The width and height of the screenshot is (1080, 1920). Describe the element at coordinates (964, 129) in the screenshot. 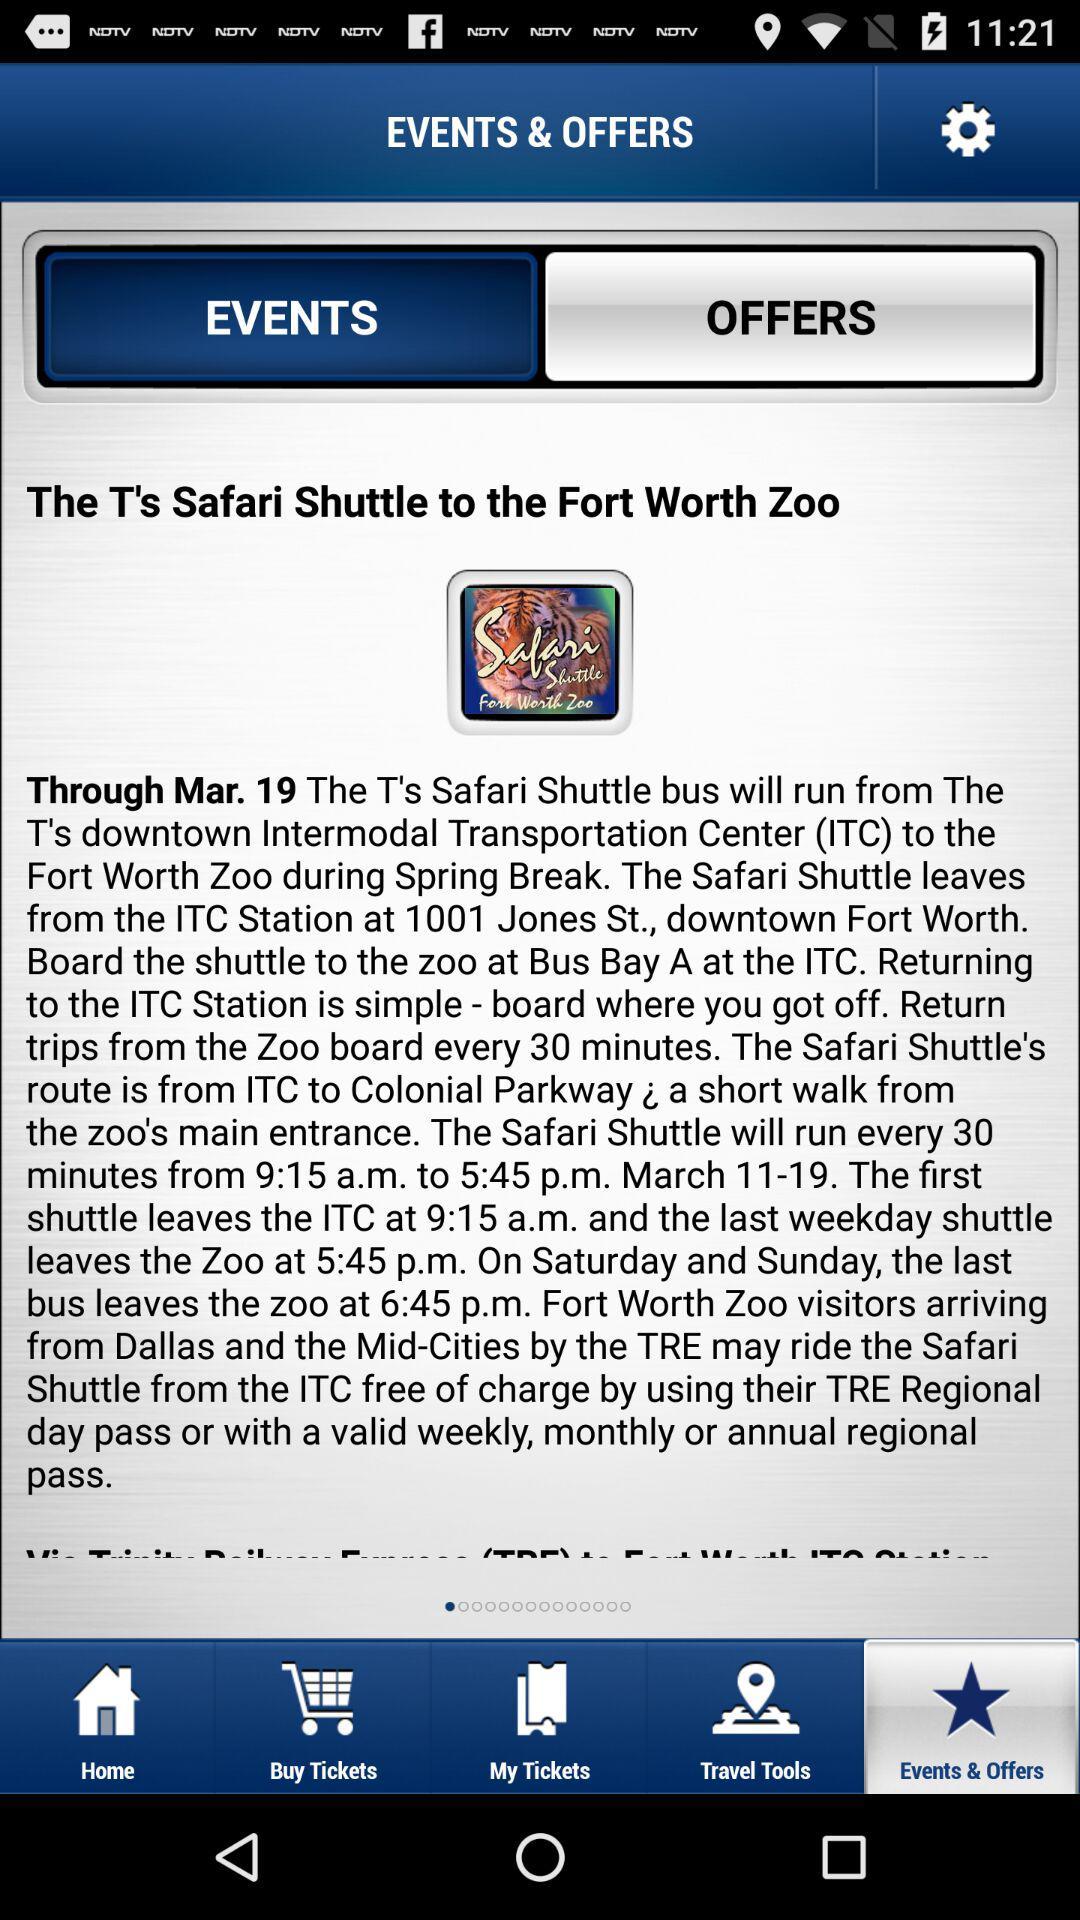

I see `settings` at that location.